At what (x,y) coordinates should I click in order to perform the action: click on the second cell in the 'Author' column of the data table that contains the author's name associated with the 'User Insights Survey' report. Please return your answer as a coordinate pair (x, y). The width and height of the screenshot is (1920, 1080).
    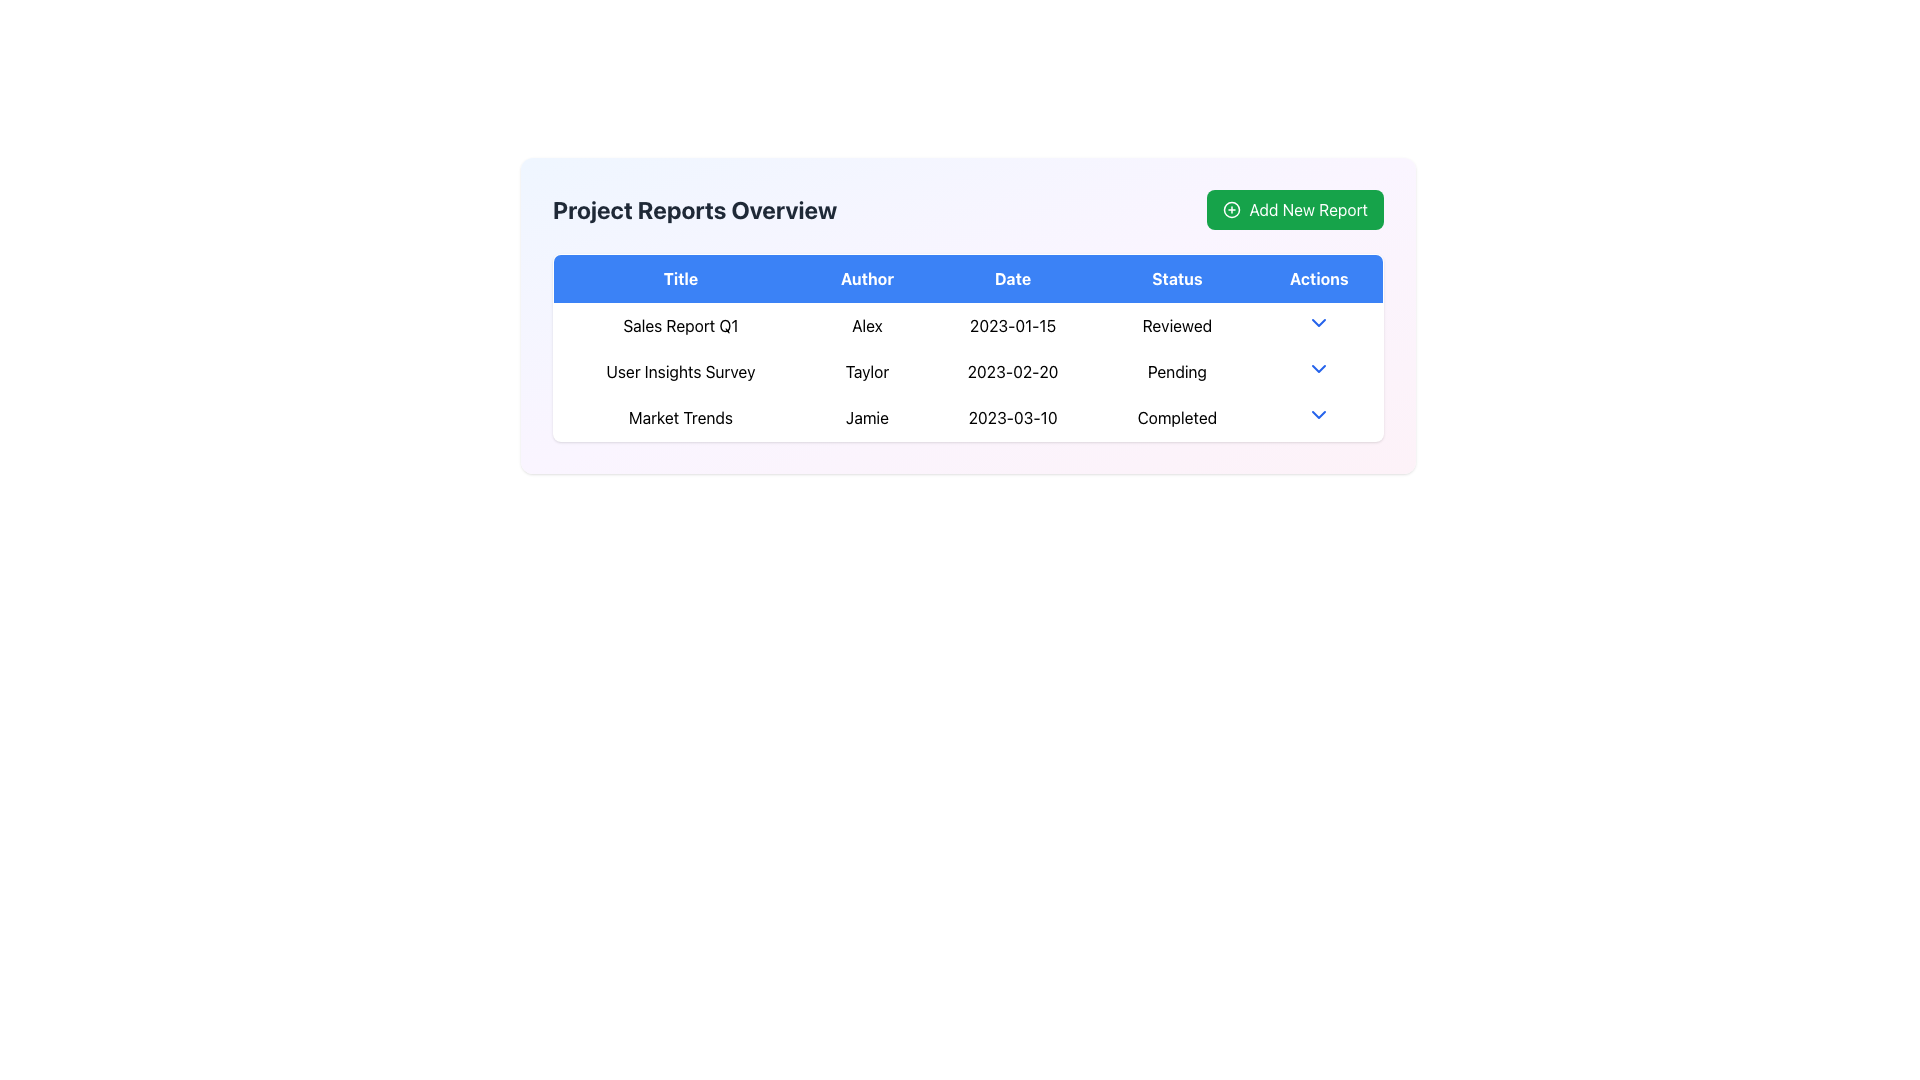
    Looking at the image, I should click on (867, 371).